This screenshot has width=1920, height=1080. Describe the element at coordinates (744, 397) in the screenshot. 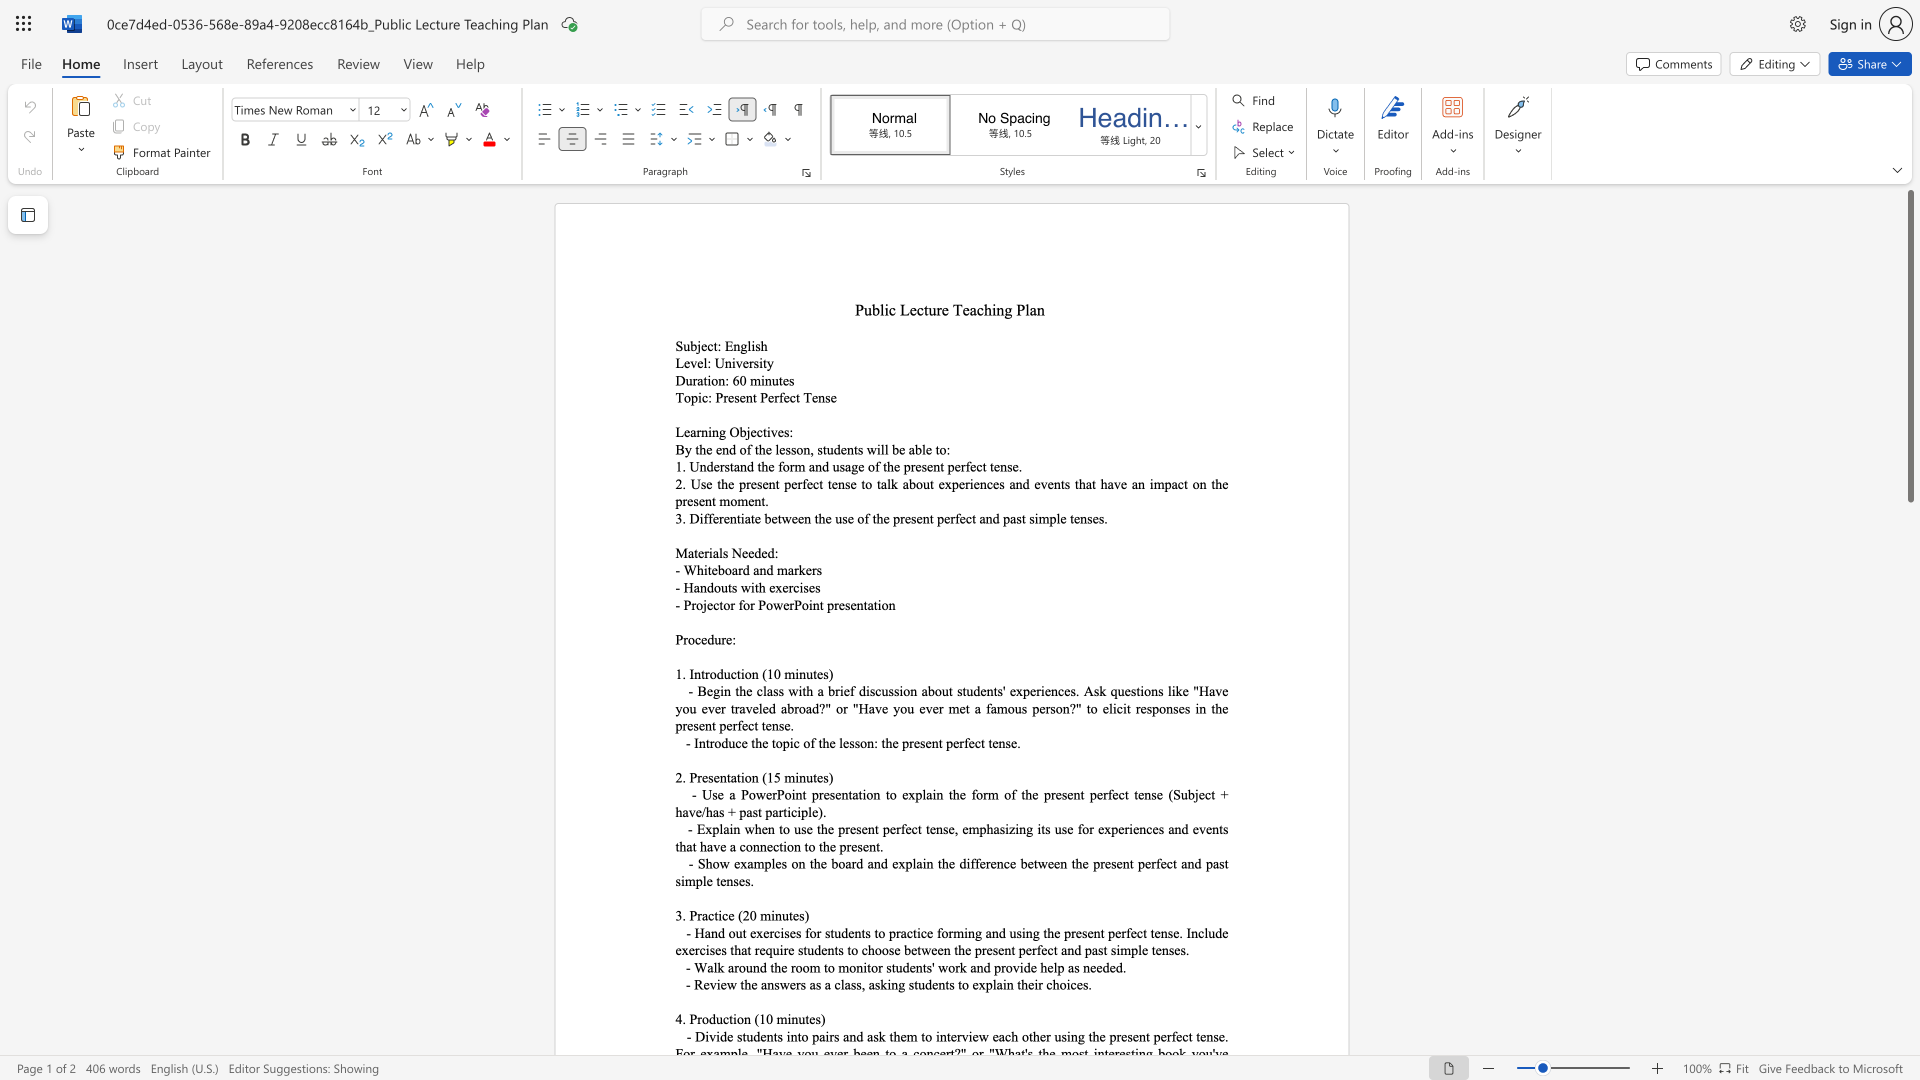

I see `the subset text "nt Perfect Ten" within the text "Topic: Present Perfect Tense"` at that location.